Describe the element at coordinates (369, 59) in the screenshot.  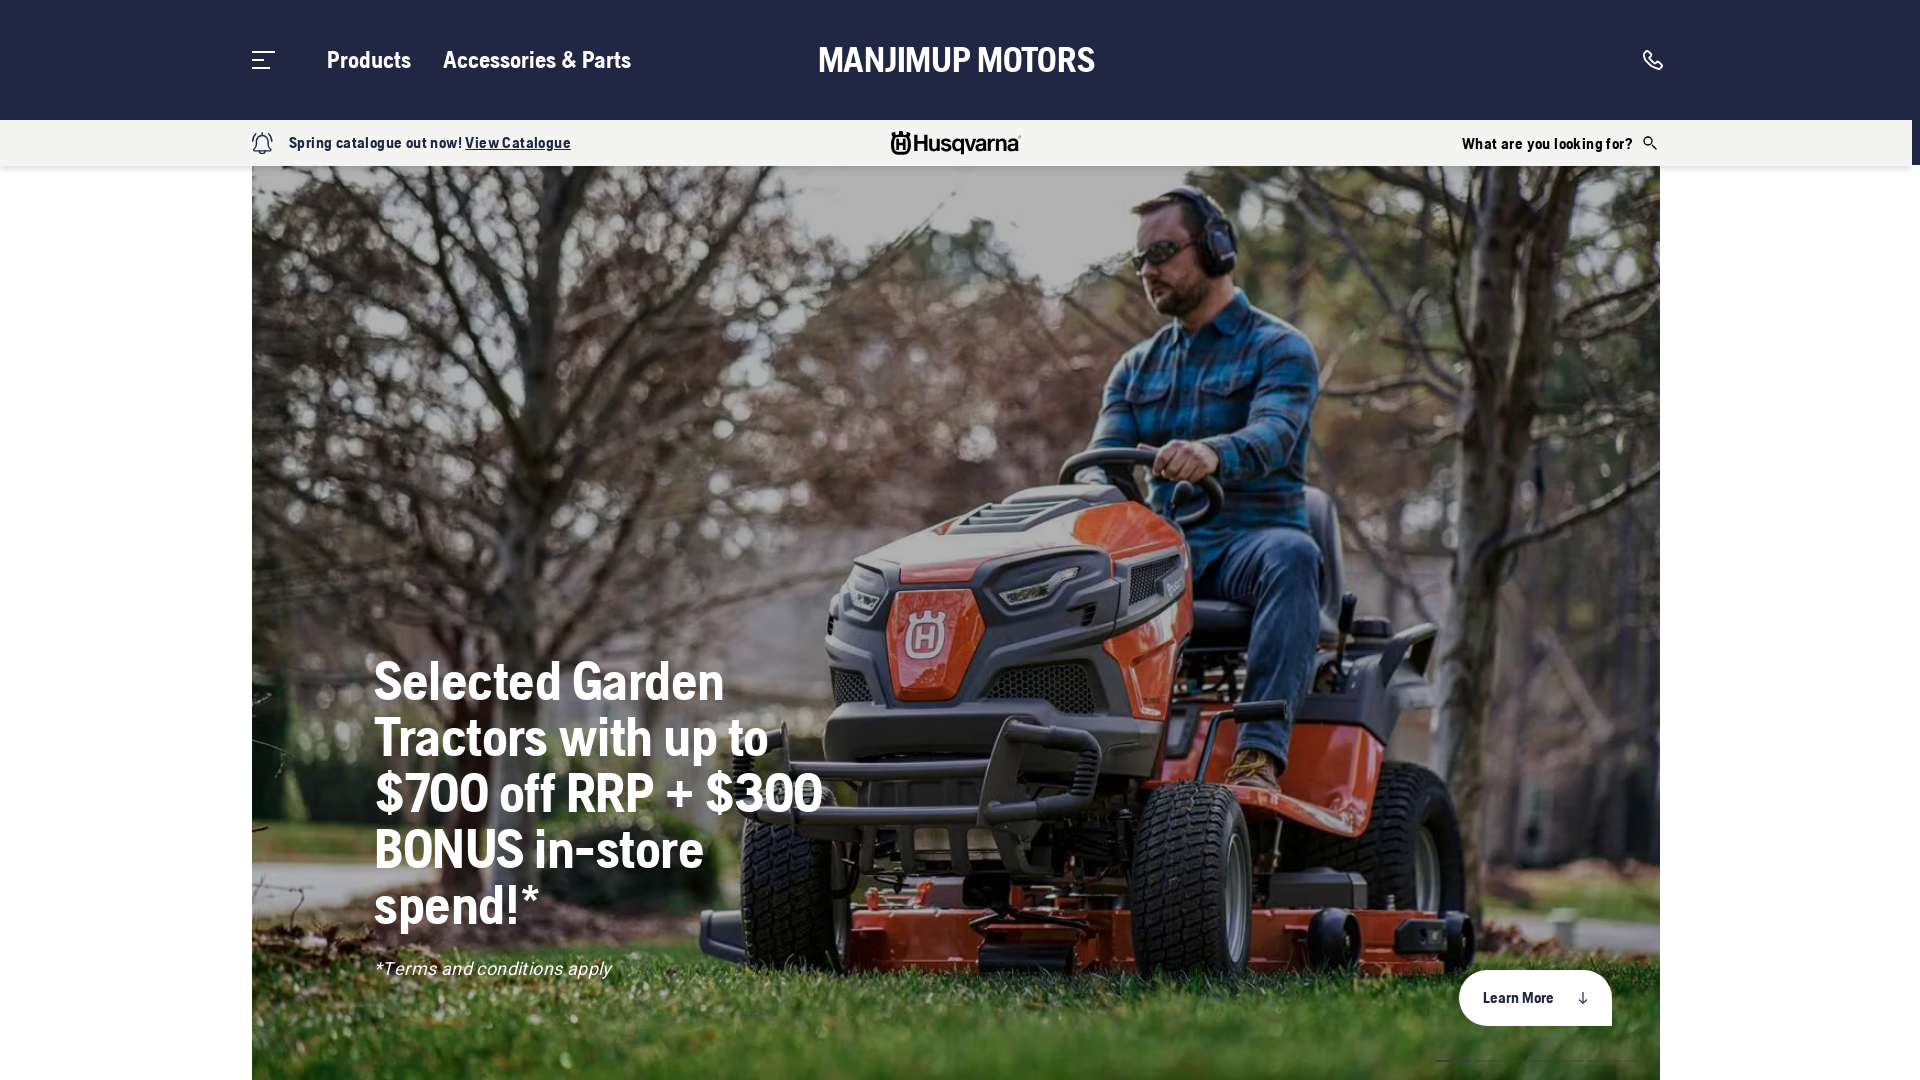
I see `'Products'` at that location.